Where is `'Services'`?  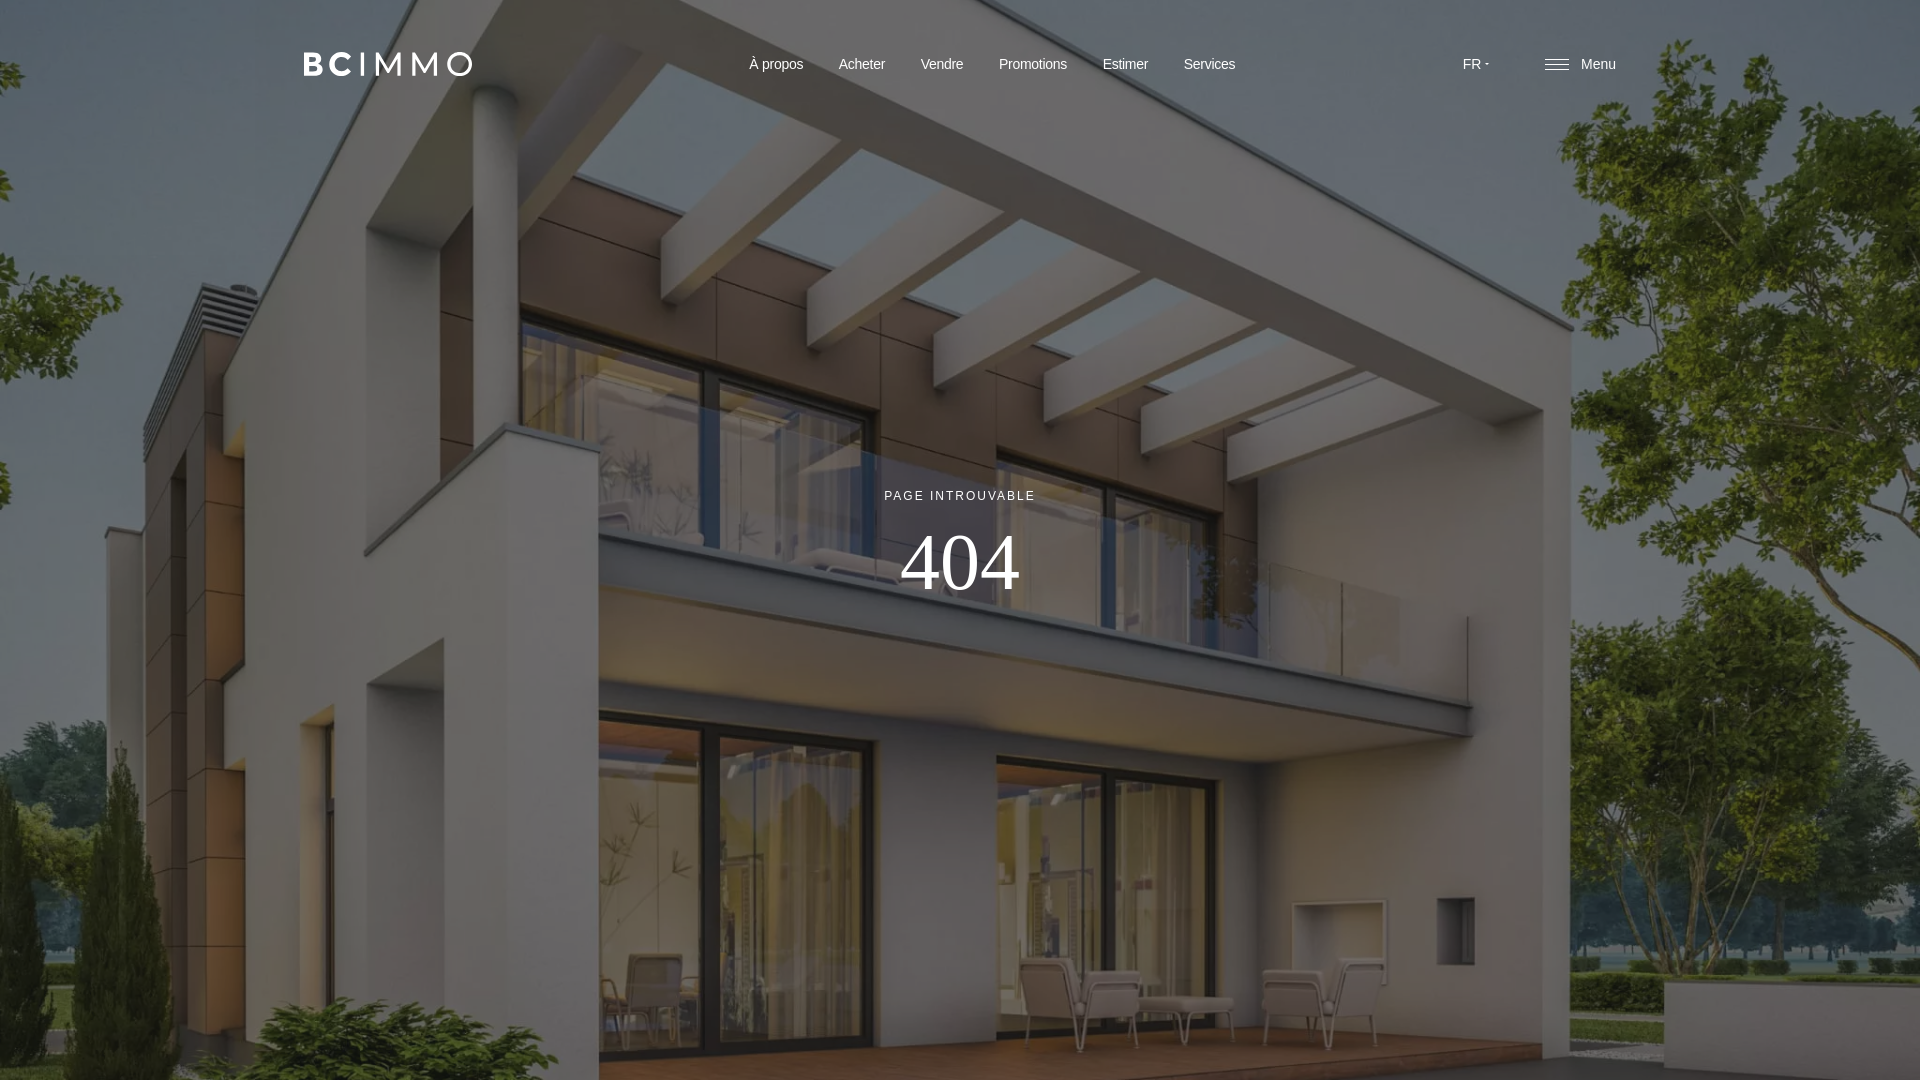
'Services' is located at coordinates (1176, 67).